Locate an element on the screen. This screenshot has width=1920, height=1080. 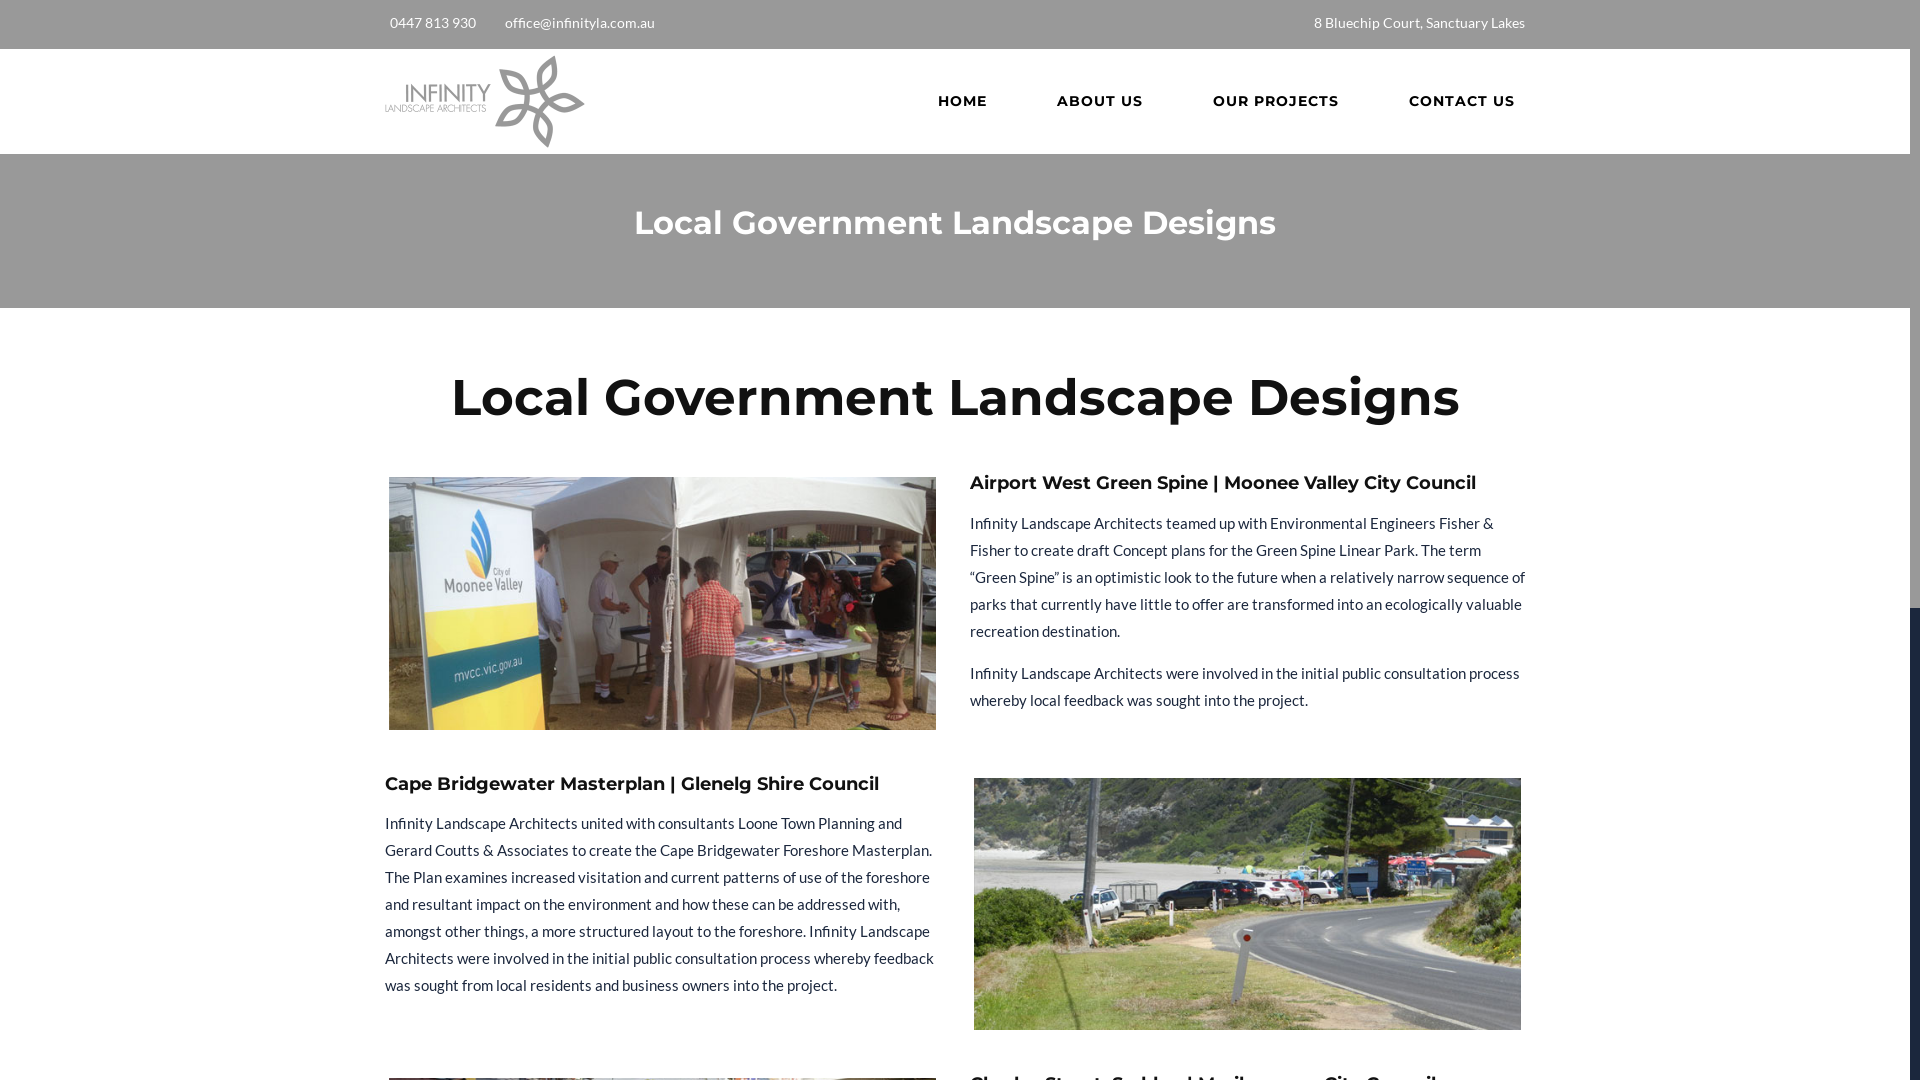
'HOME' is located at coordinates (962, 101).